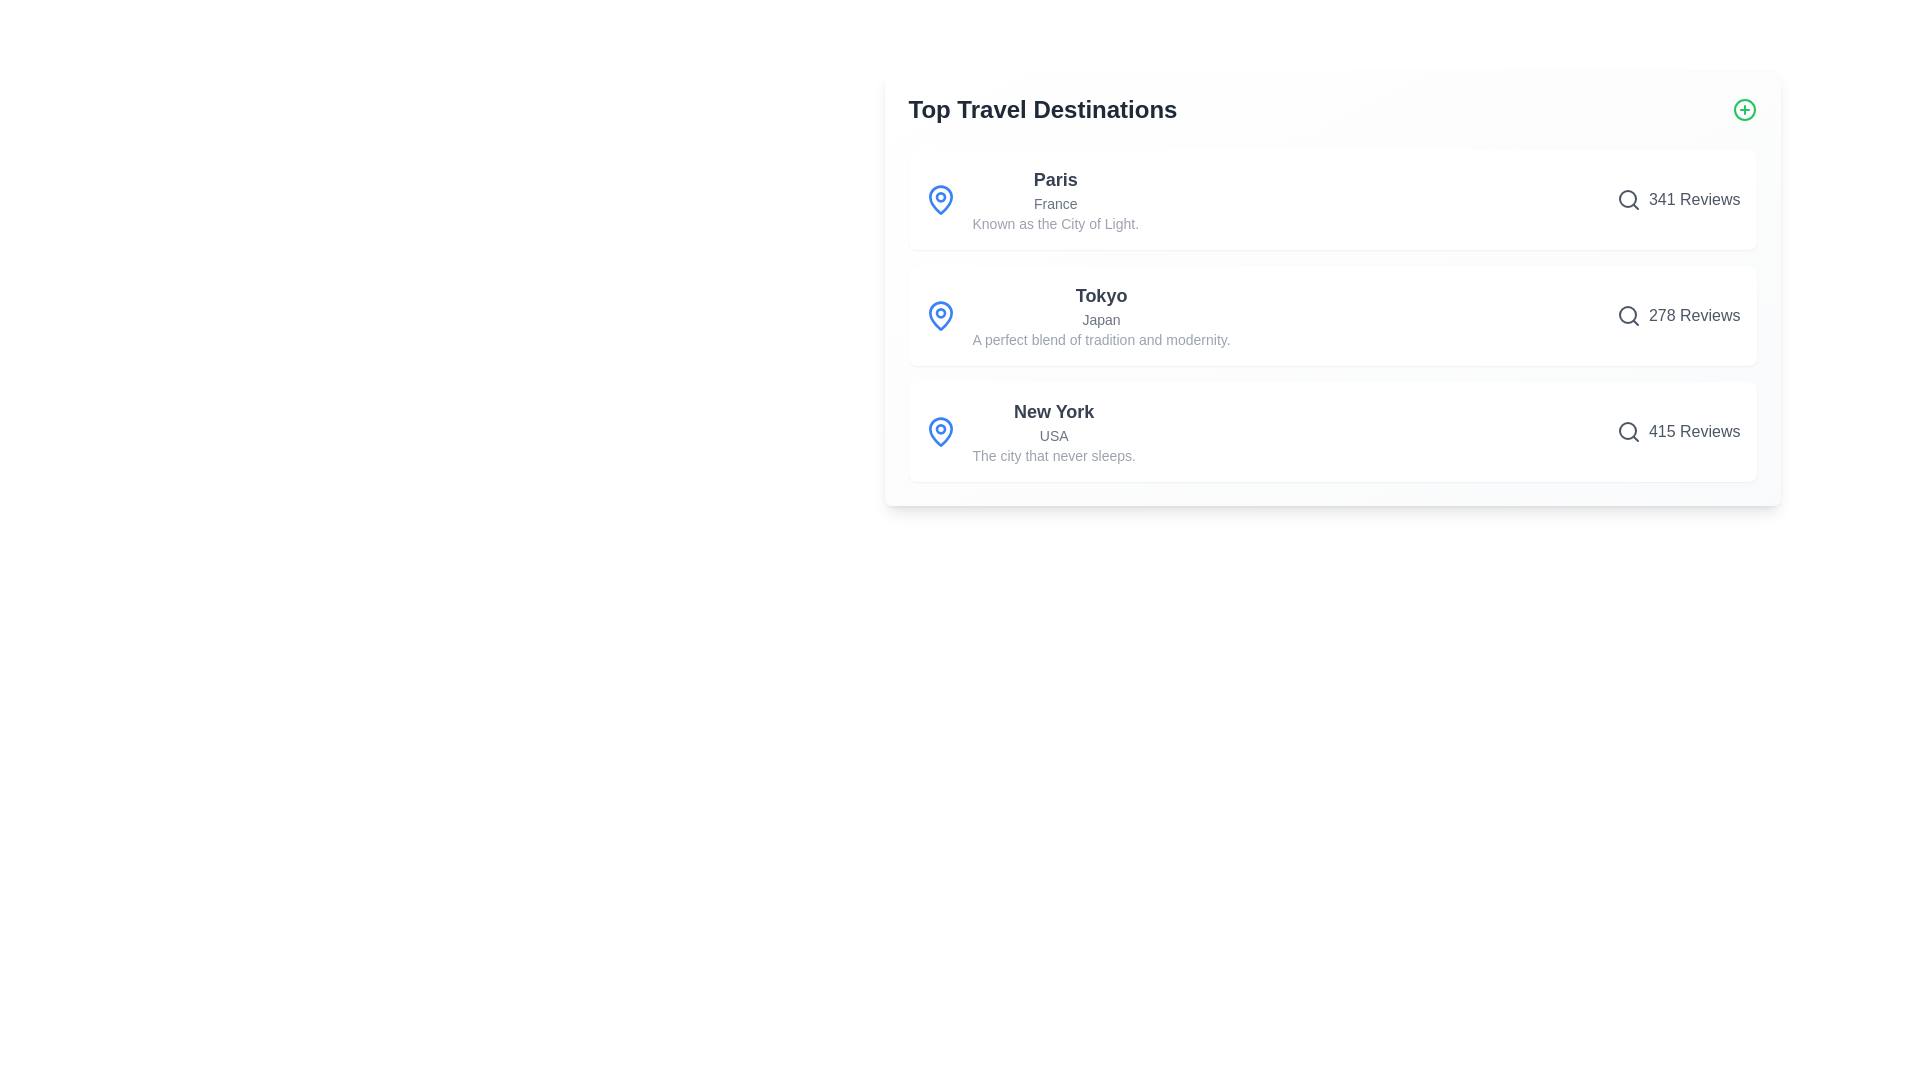  Describe the element at coordinates (1628, 431) in the screenshot. I see `search icon for the destination New York` at that location.